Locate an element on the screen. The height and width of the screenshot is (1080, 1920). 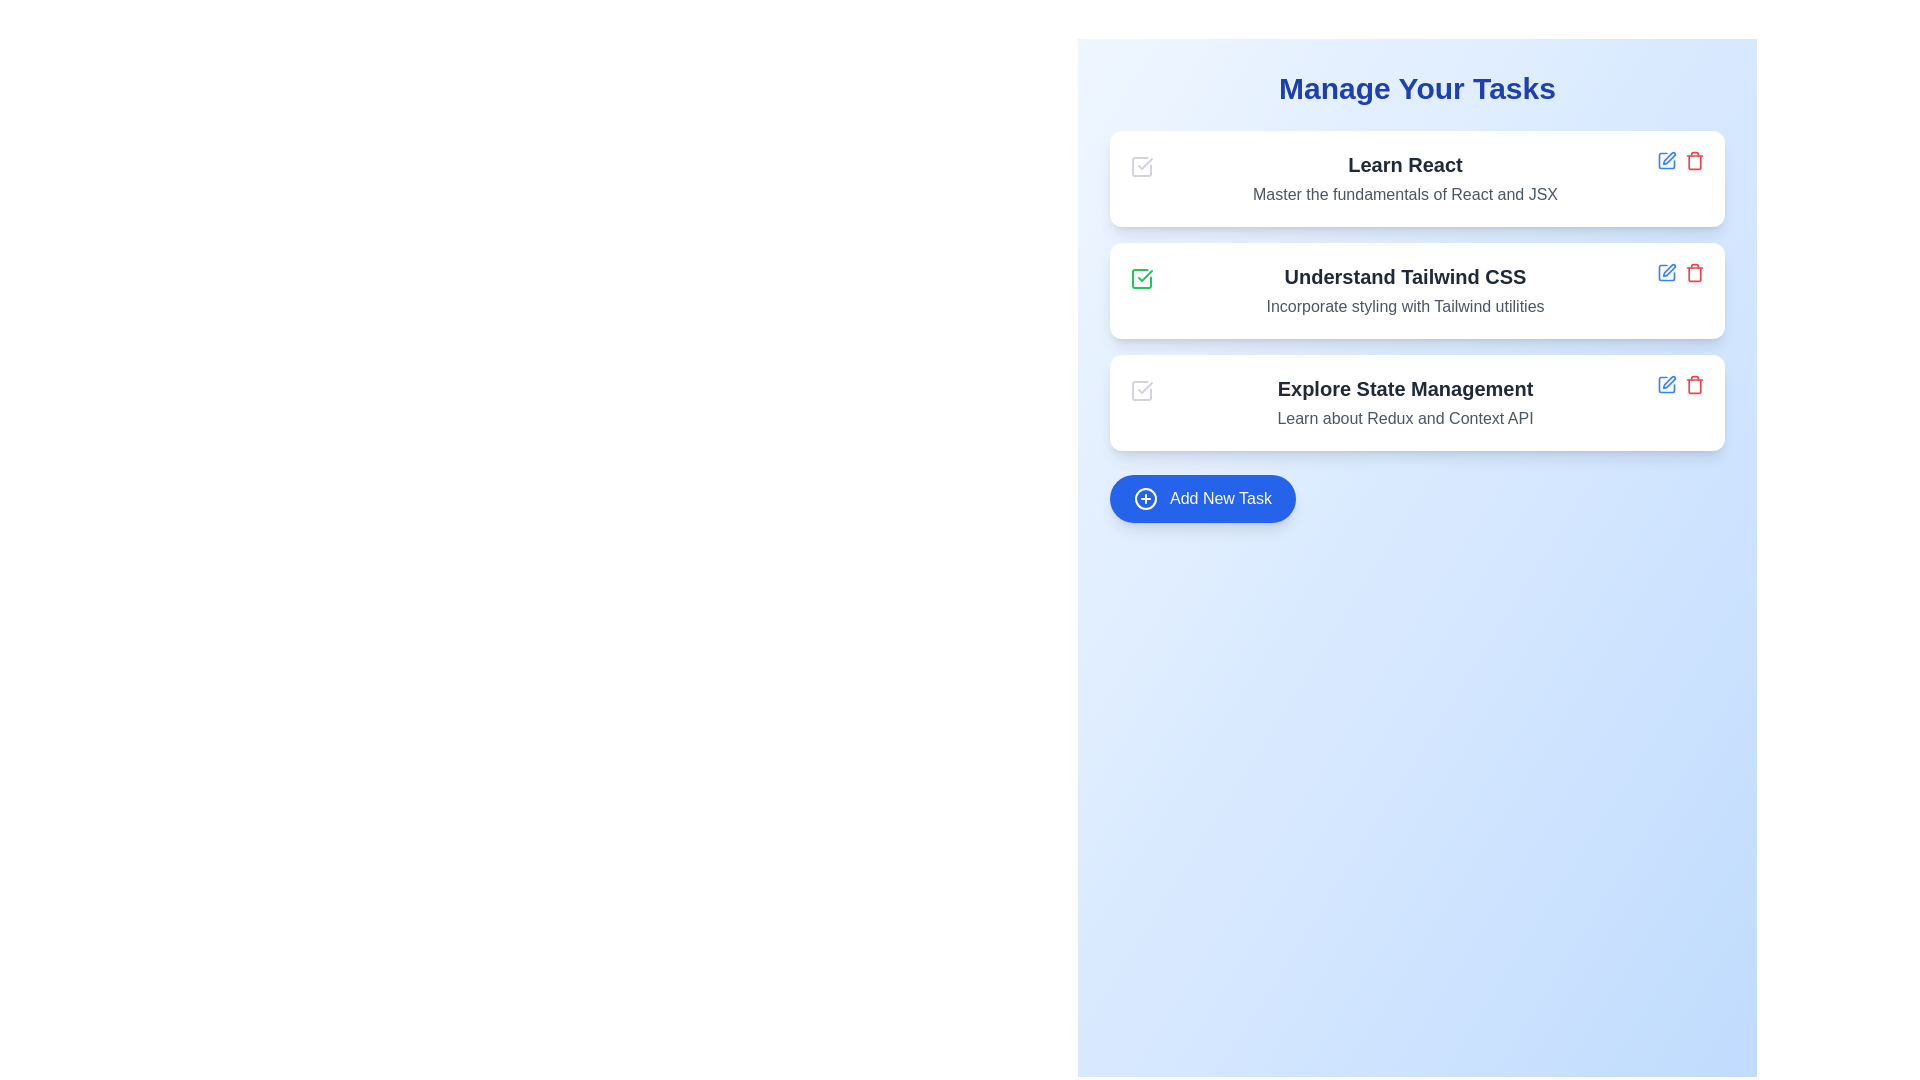
the completion icon located adjacent to the text 'Understand Tailwind CSS' in the checkbox area is located at coordinates (1145, 276).